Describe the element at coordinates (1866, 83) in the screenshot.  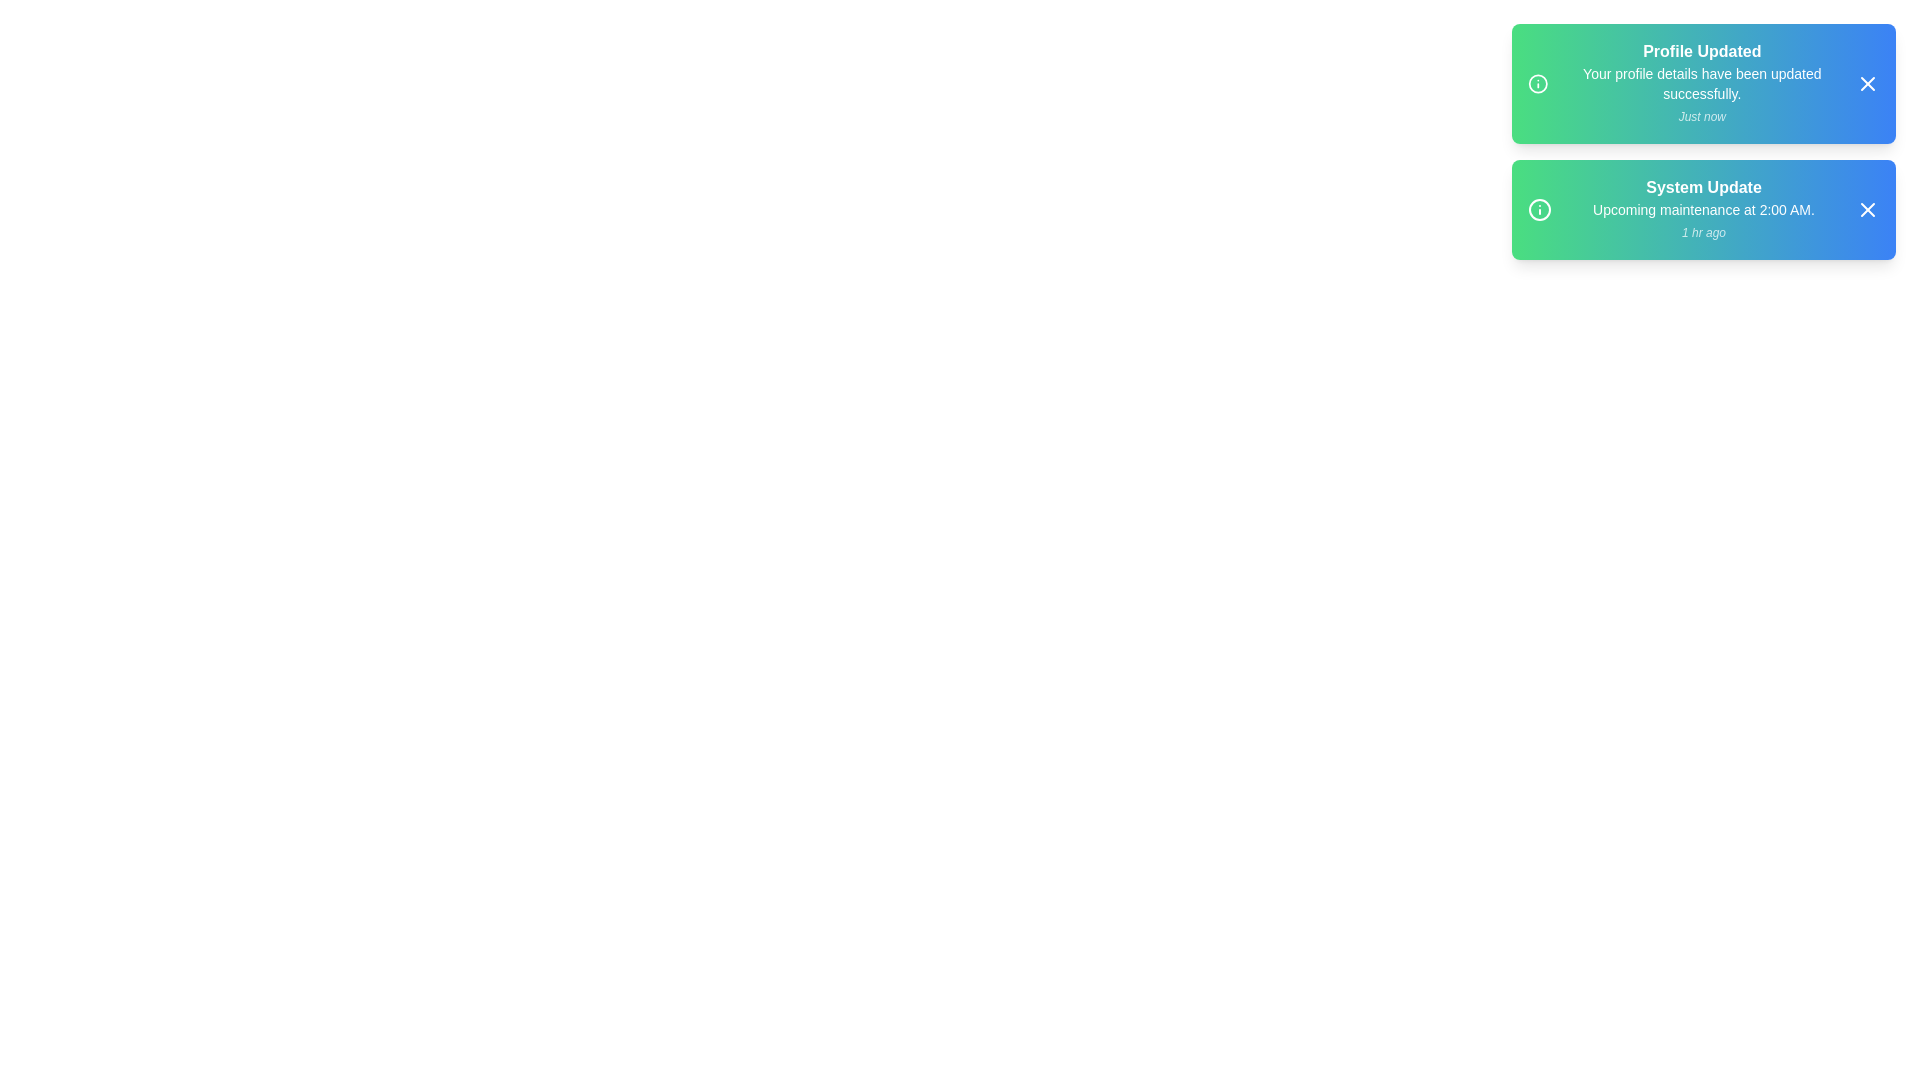
I see `the close button of the notification with title Profile Updated` at that location.